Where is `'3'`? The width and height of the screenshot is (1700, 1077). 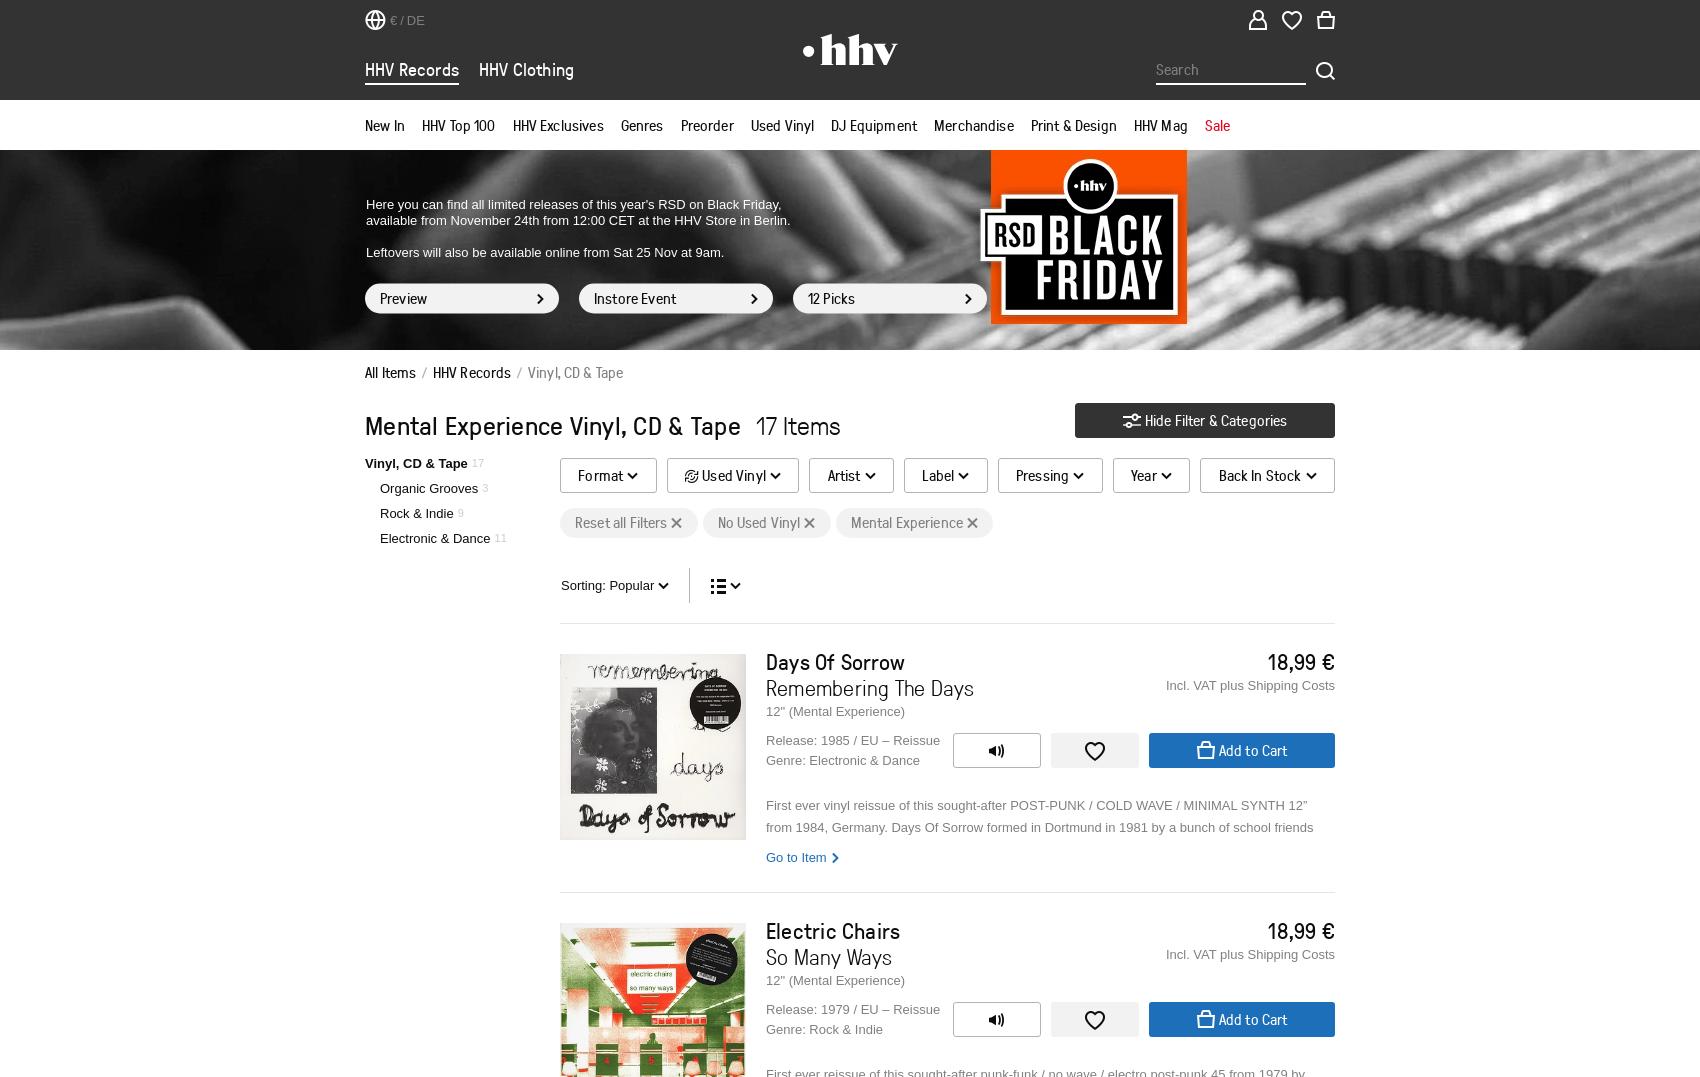
'3' is located at coordinates (481, 487).